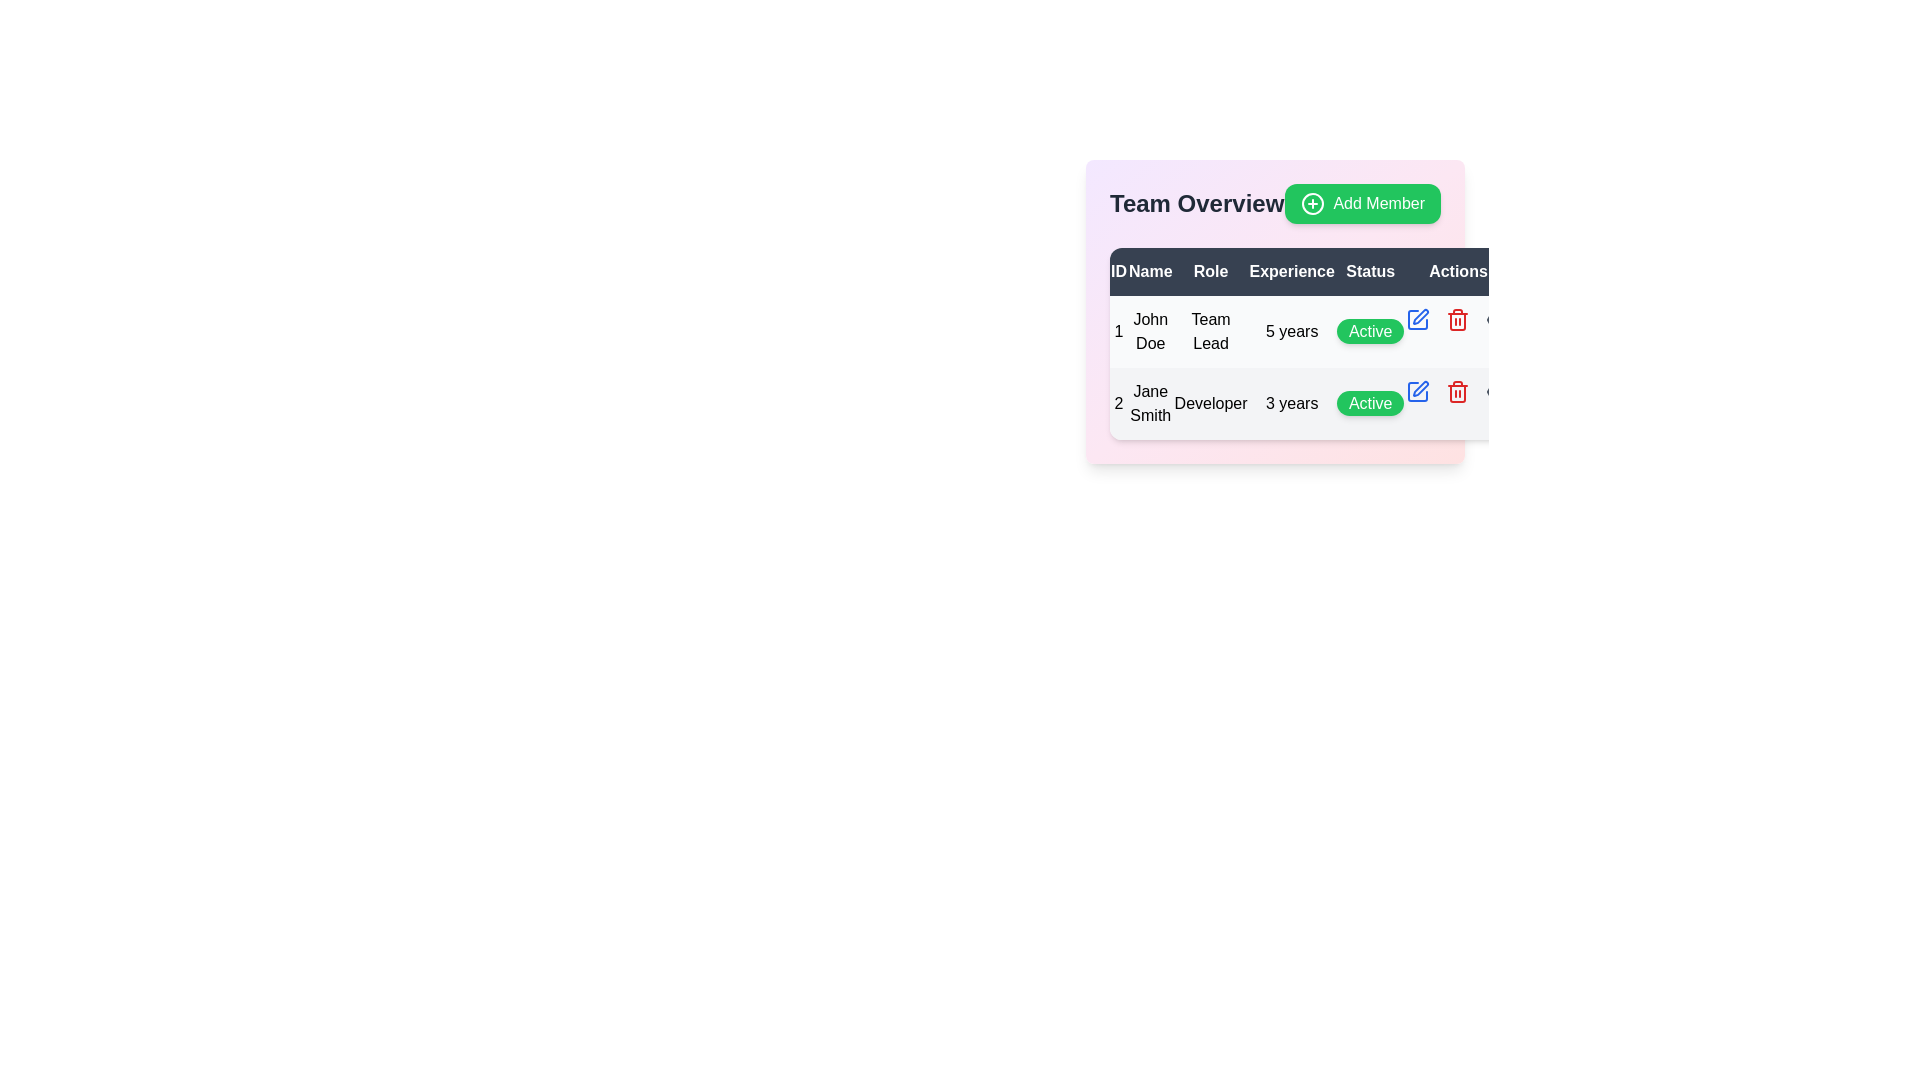 This screenshot has height=1080, width=1920. I want to click on the edit button in the actions column of the first row of the table, so click(1417, 319).